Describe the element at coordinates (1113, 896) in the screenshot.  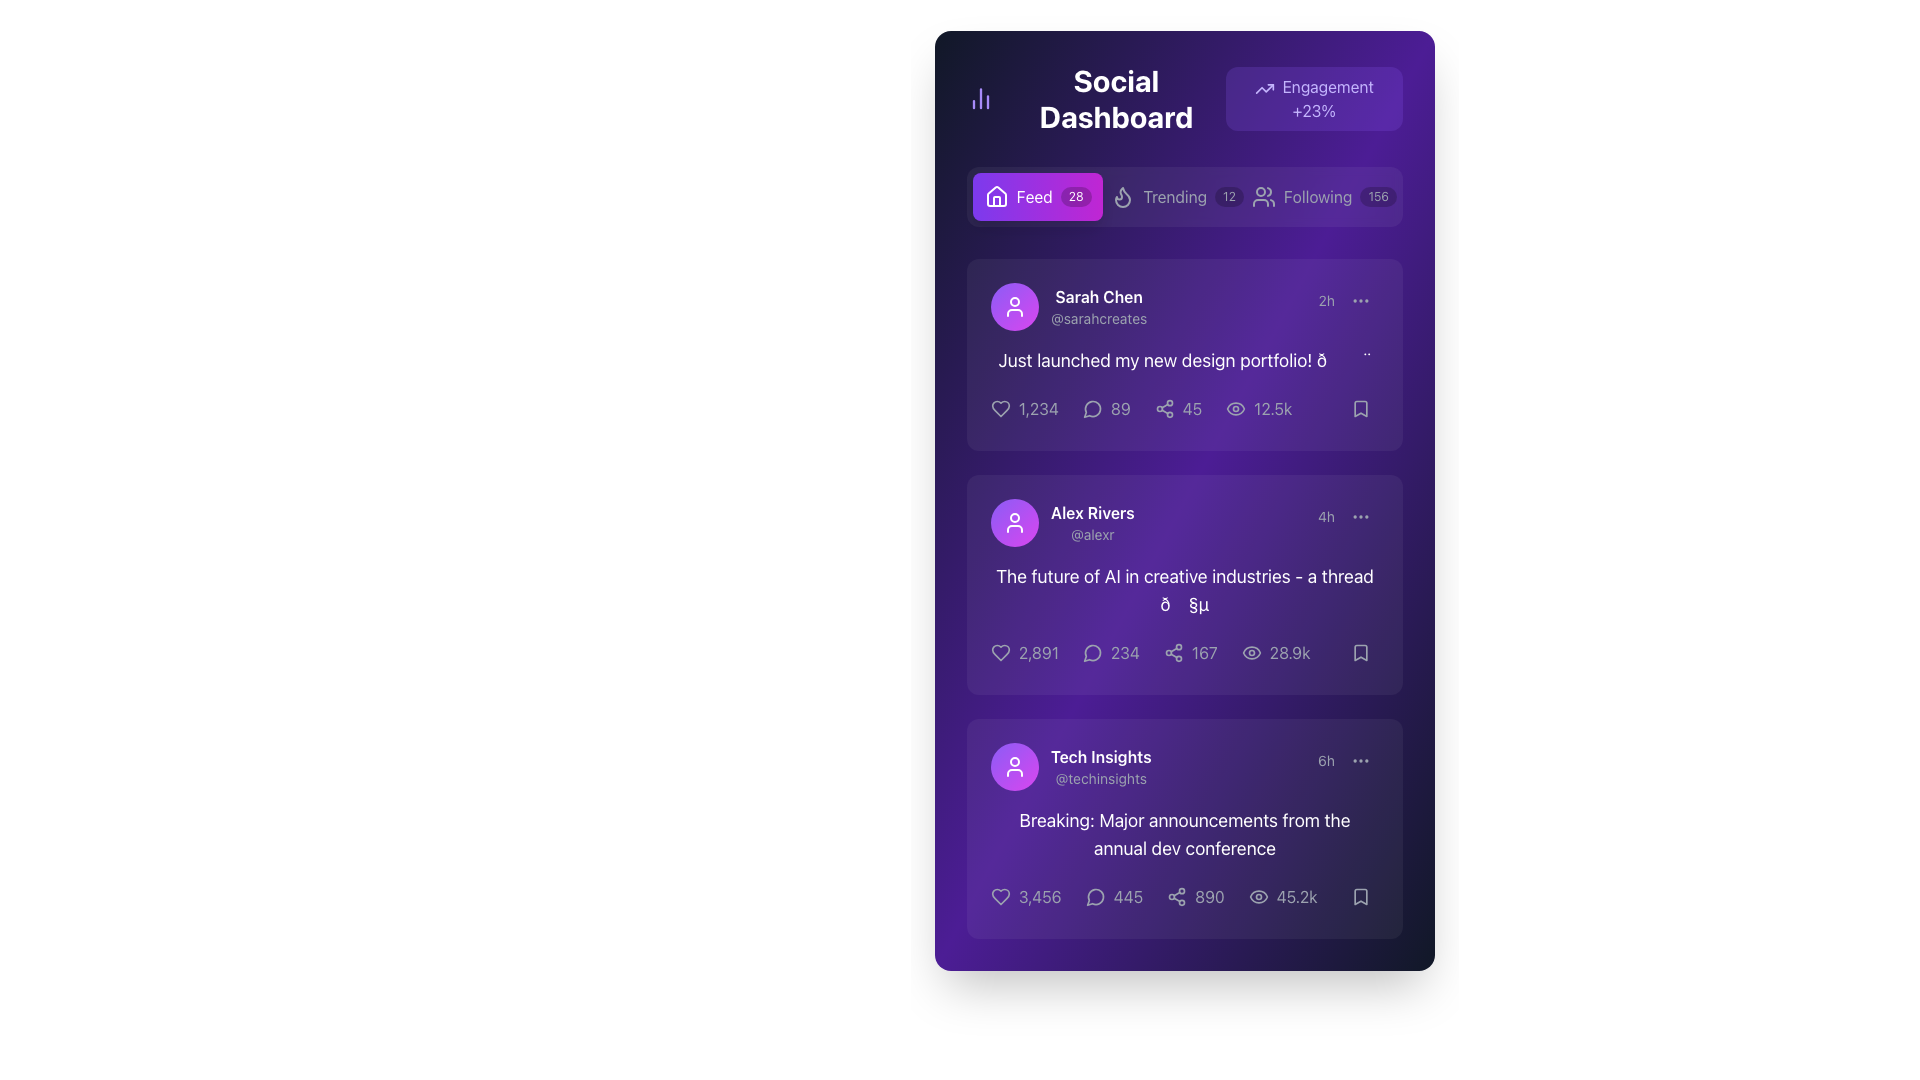
I see `the Interactive Counter with Icon displaying the number '445'` at that location.